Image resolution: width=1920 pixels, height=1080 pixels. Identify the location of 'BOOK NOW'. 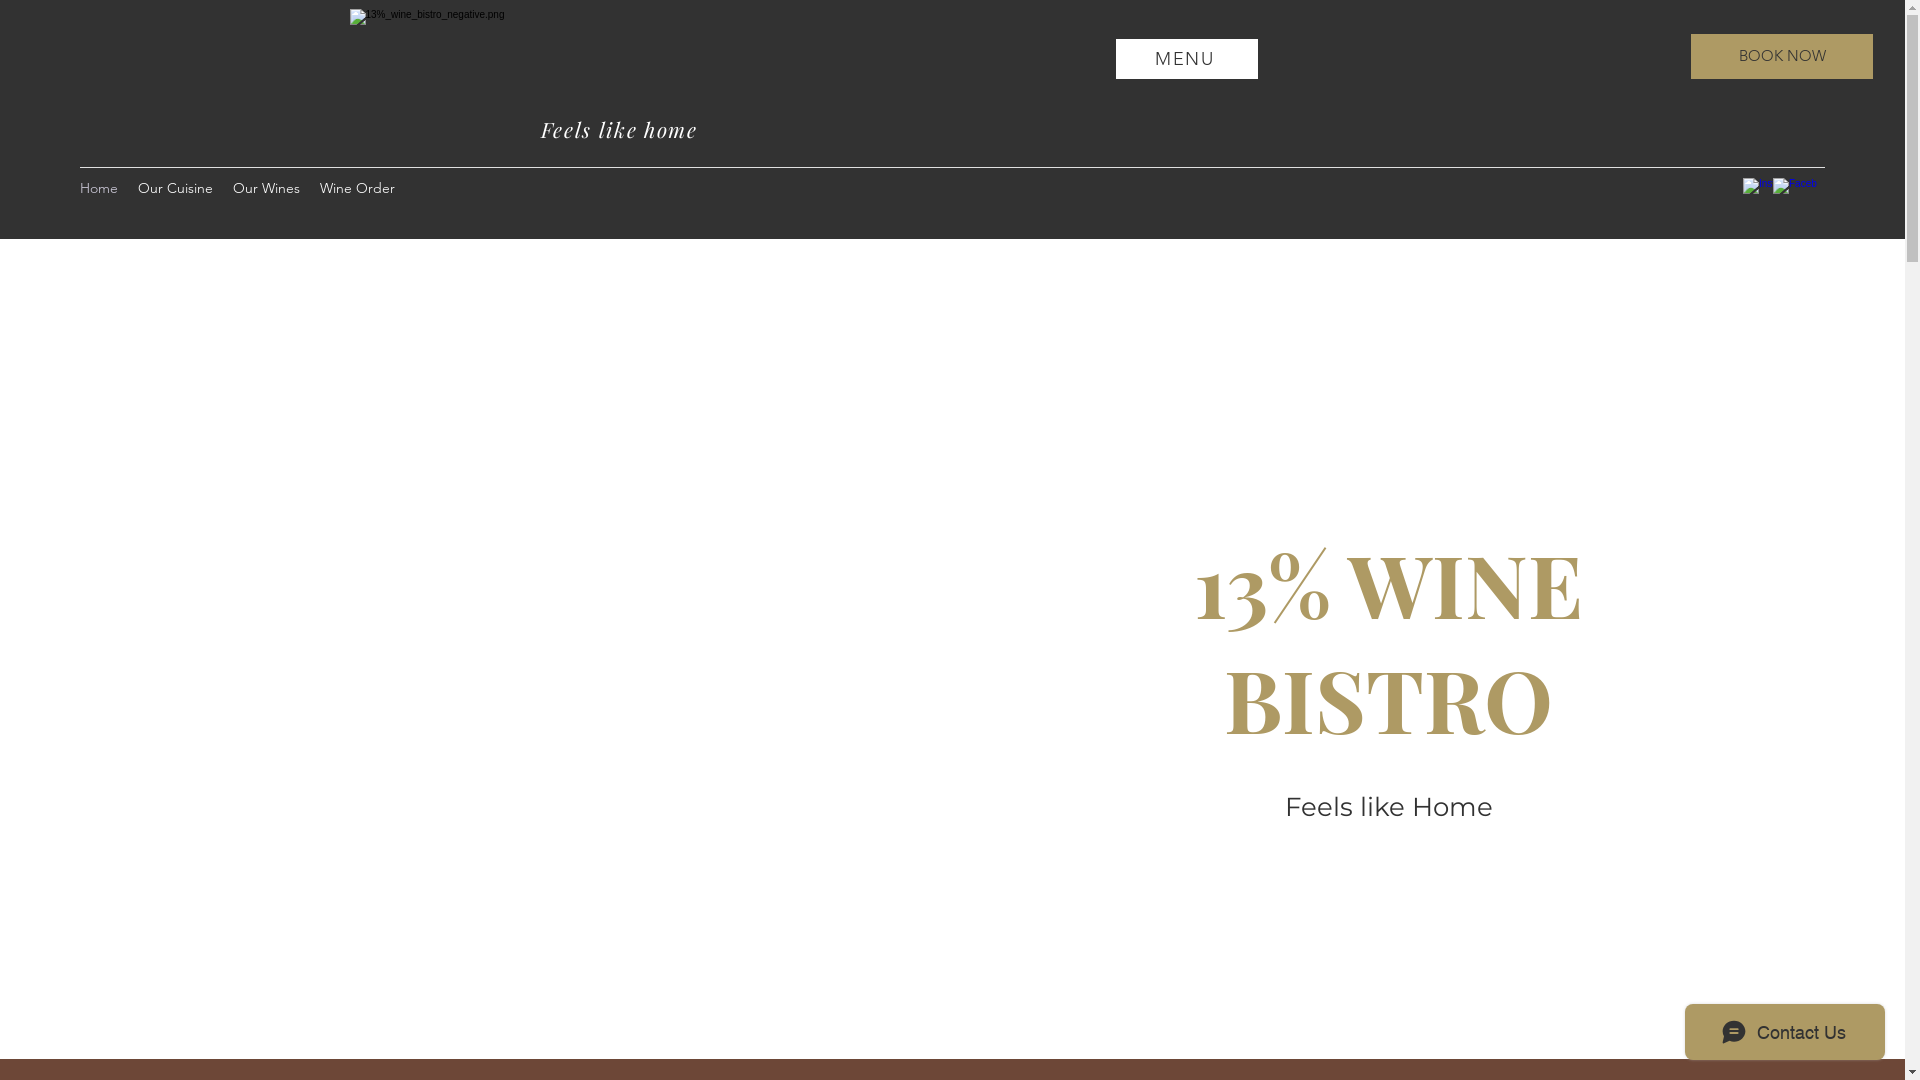
(1781, 55).